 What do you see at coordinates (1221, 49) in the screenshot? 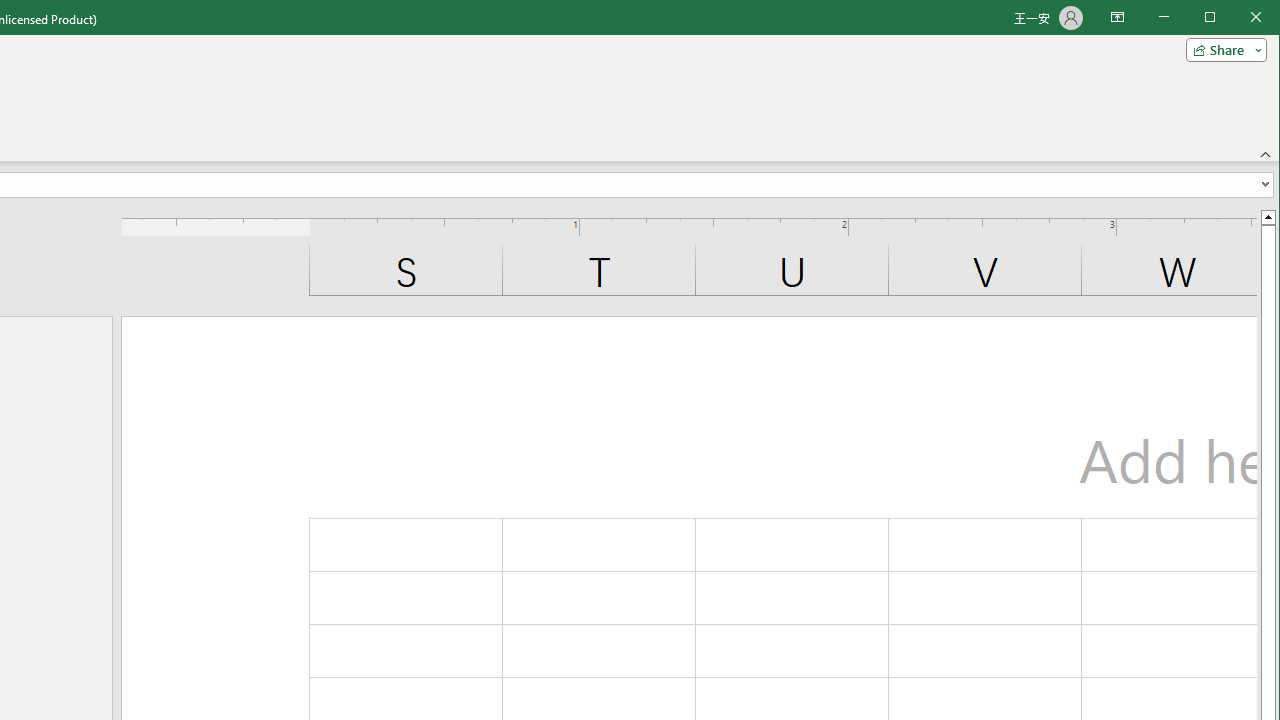
I see `'Share'` at bounding box center [1221, 49].